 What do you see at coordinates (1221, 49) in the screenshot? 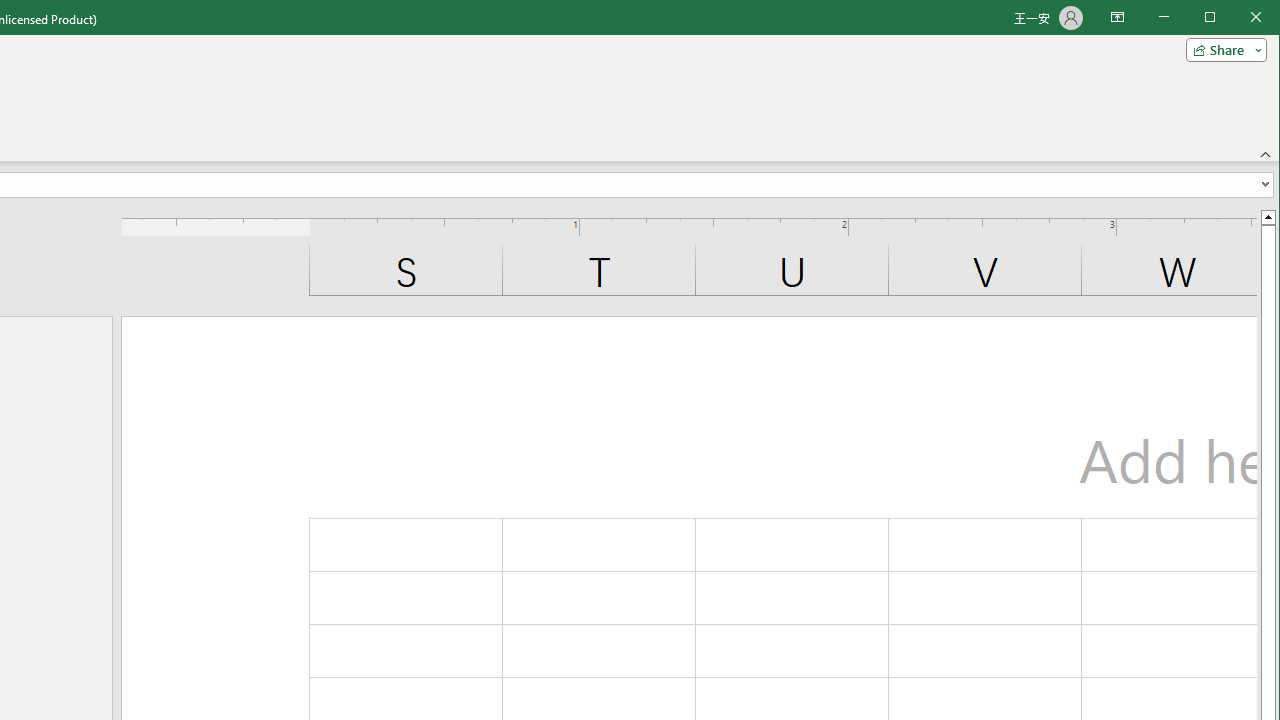
I see `'Share'` at bounding box center [1221, 49].